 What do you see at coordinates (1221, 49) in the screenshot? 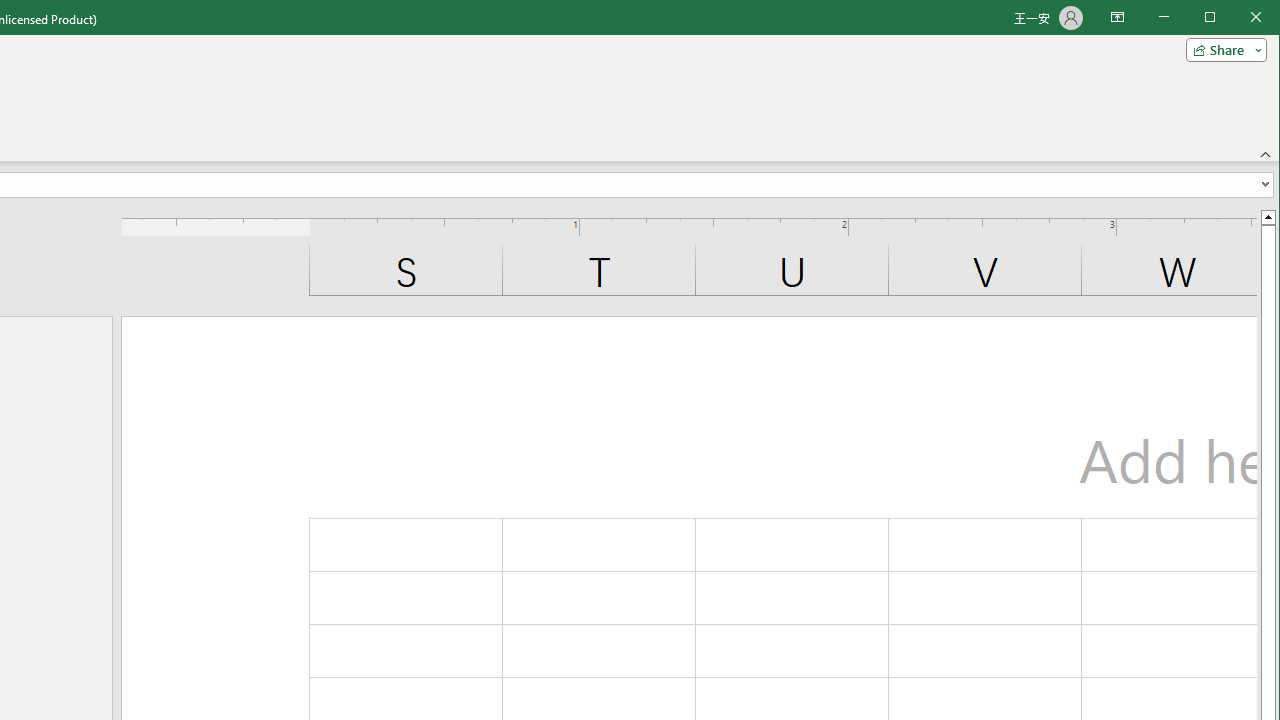
I see `'Share'` at bounding box center [1221, 49].